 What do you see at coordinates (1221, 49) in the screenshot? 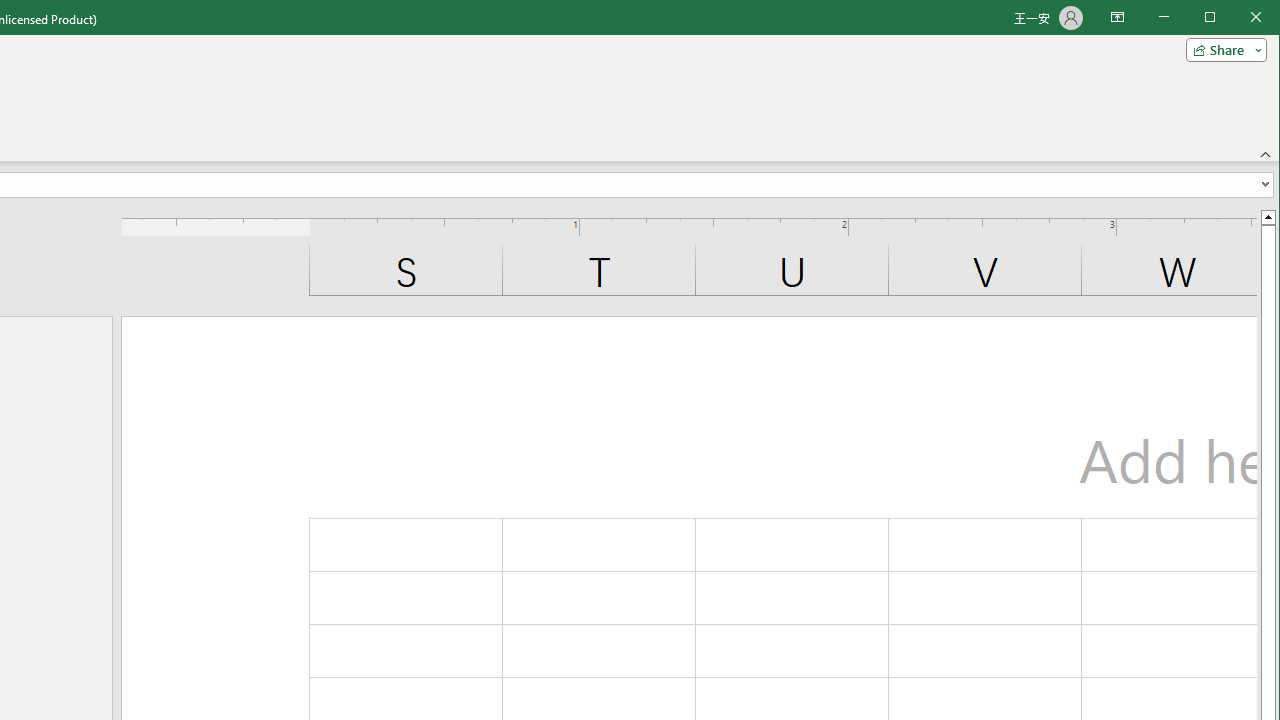
I see `'Share'` at bounding box center [1221, 49].